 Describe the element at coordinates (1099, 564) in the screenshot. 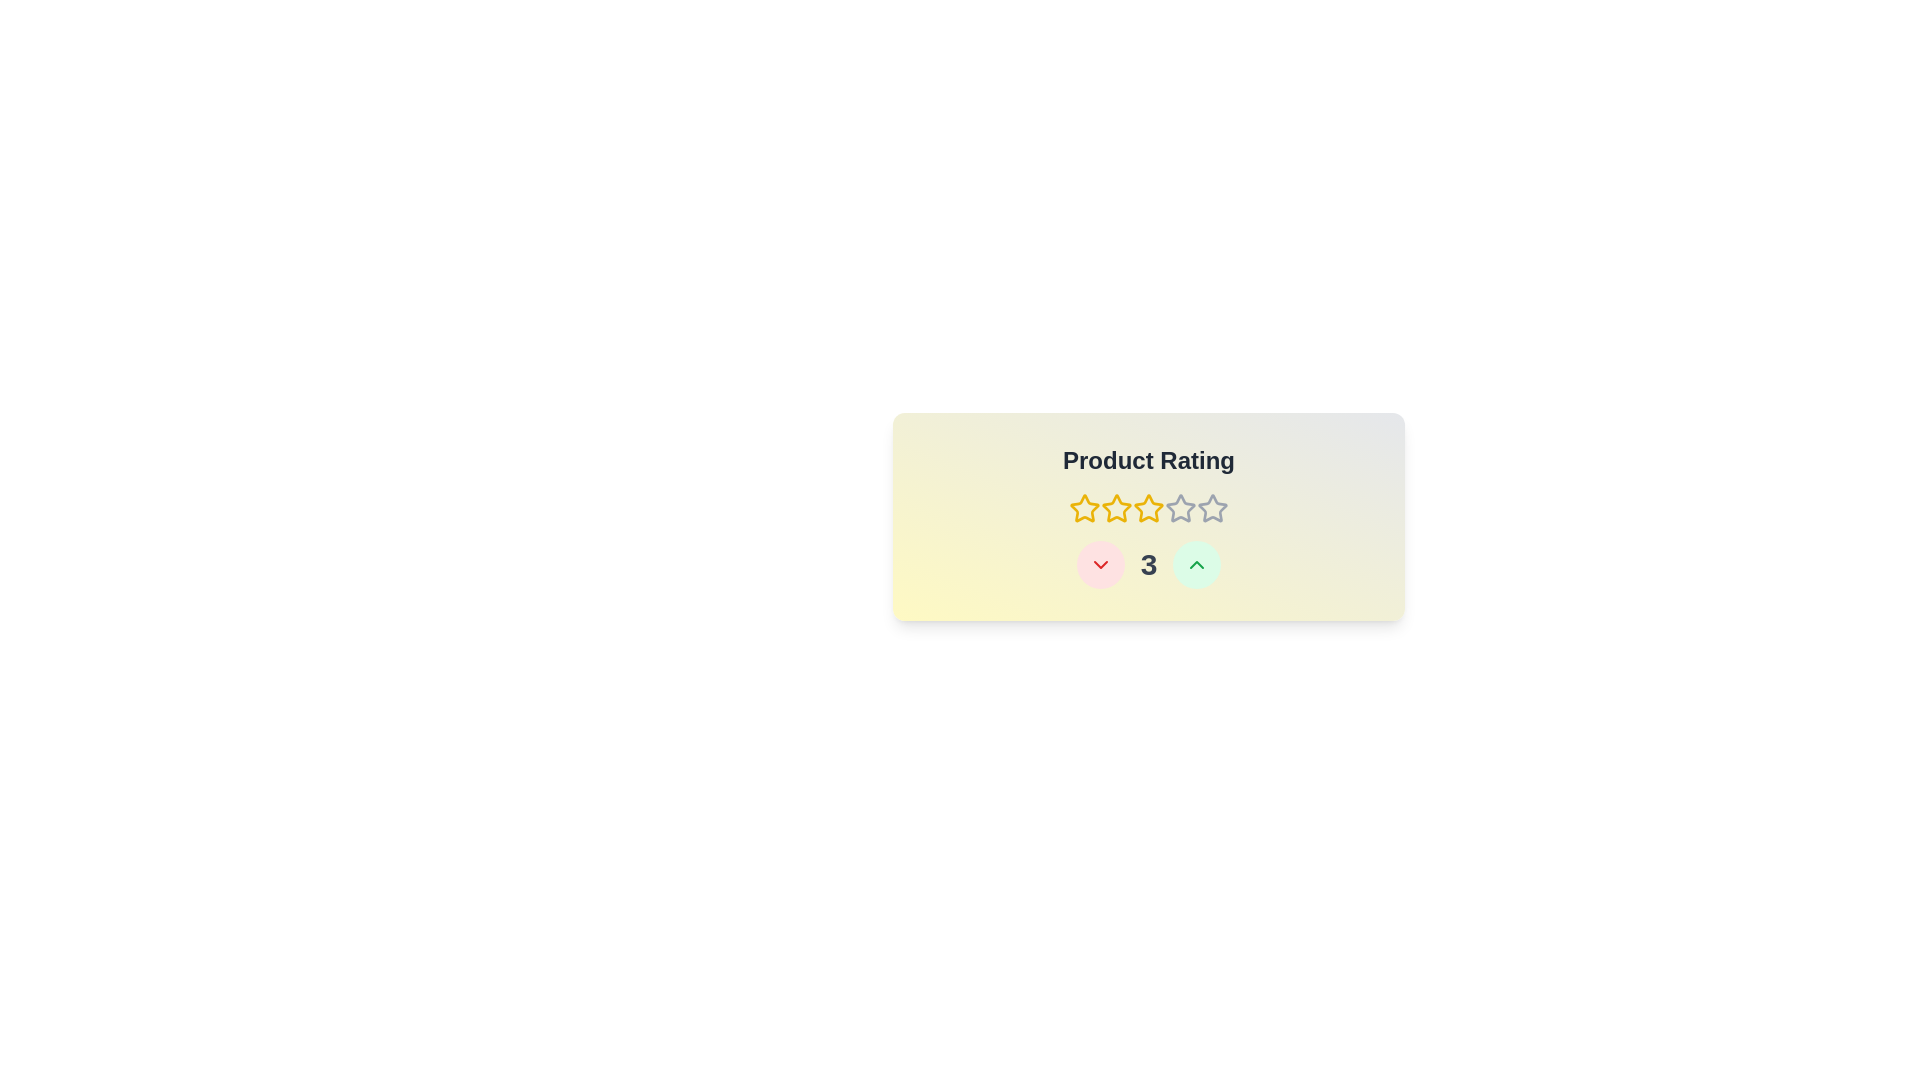

I see `the downward-pointing chevron icon within the circular button located to the left of the numeric display labeled '3' in the compact rating interface` at that location.